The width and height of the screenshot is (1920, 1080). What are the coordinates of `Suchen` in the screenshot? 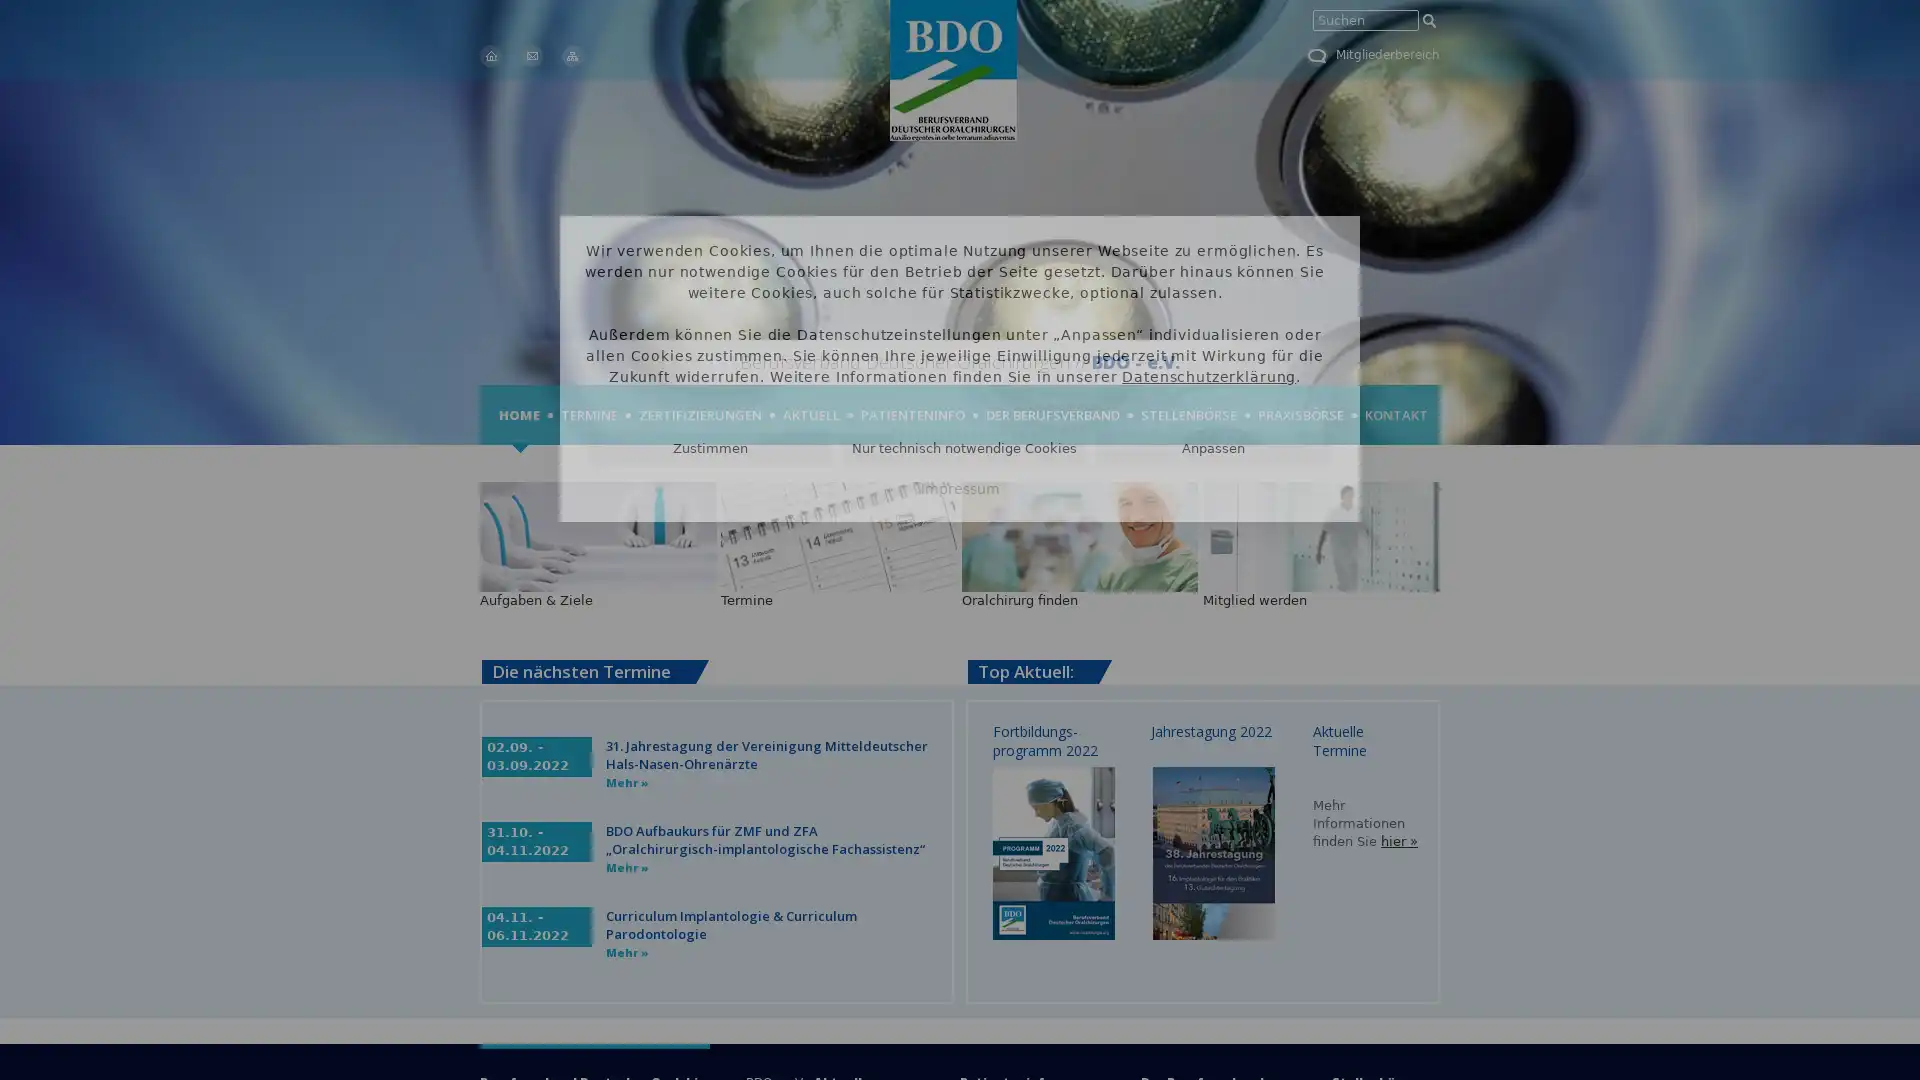 It's located at (1428, 20).